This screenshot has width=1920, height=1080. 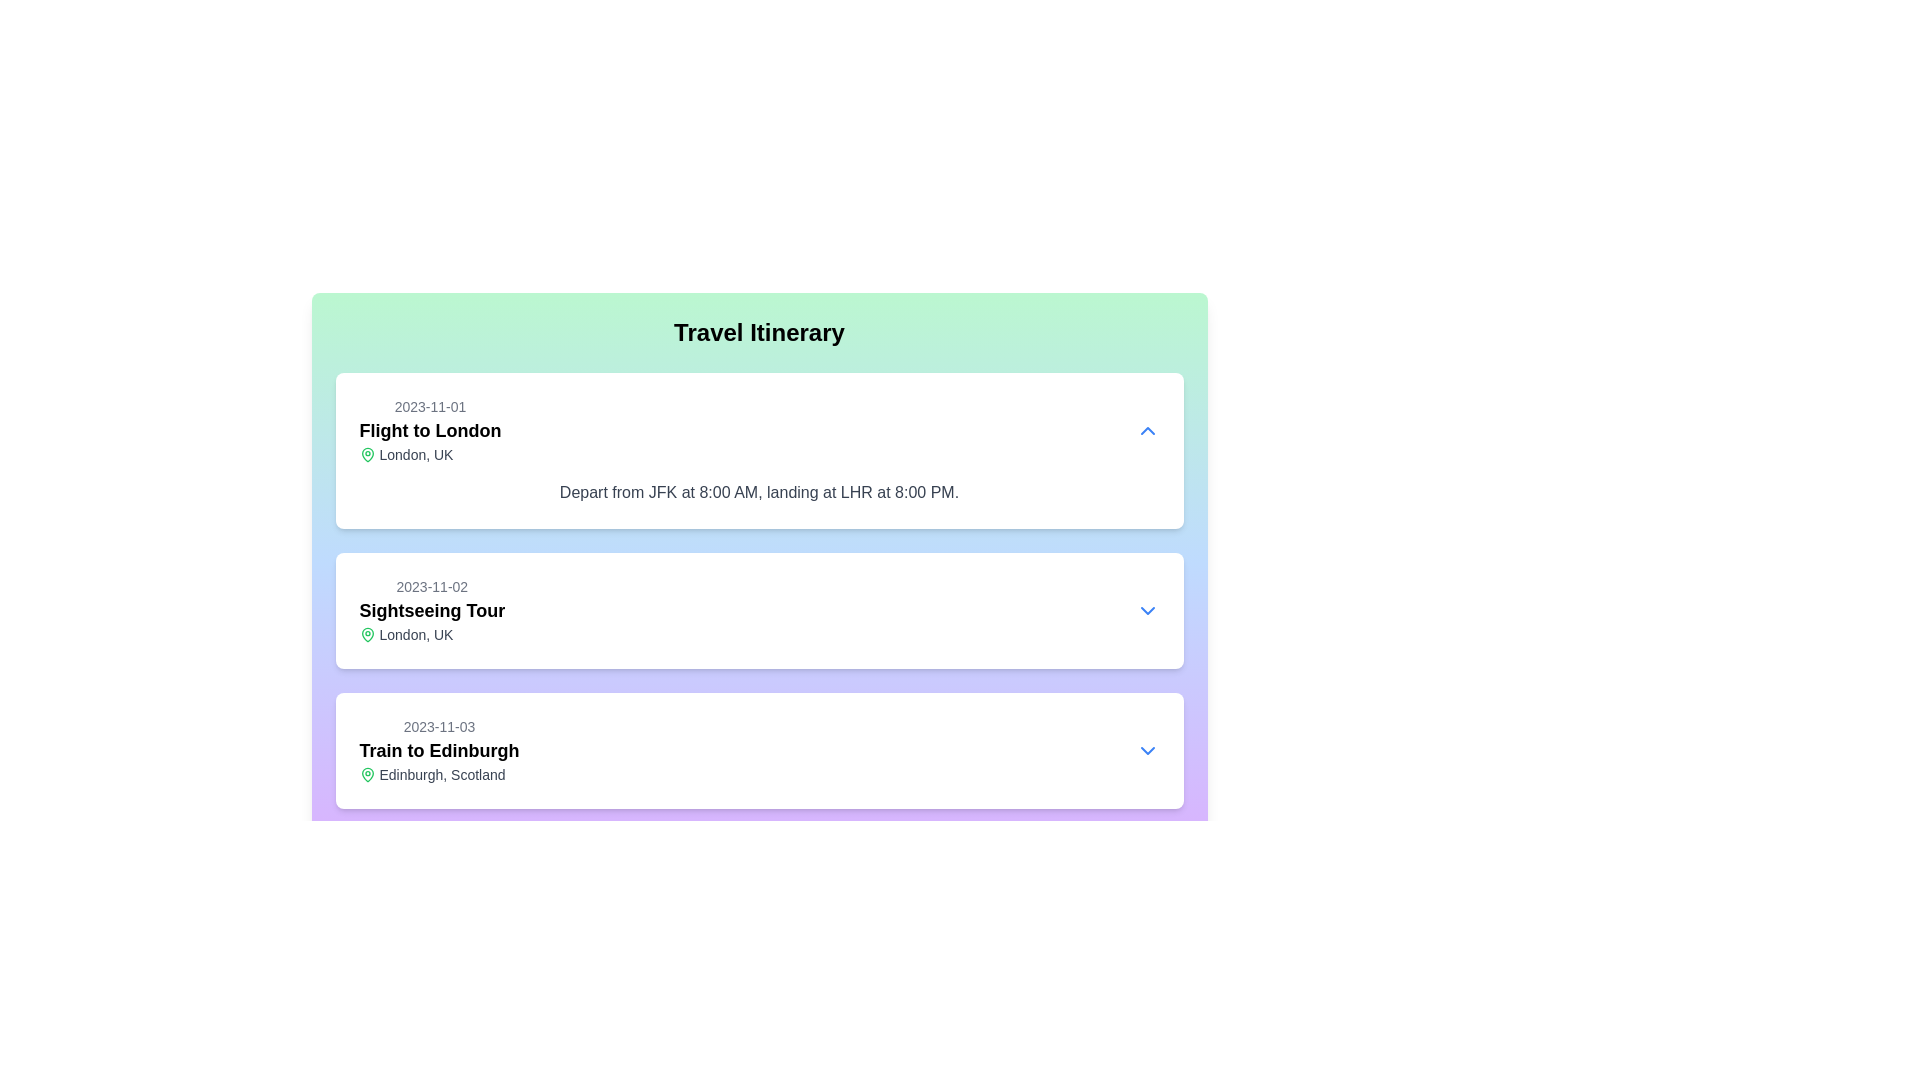 I want to click on the location map pin icon located in the second itinerary card titled 'Sightseeing Tour', next to the text 'London, UK', so click(x=367, y=635).